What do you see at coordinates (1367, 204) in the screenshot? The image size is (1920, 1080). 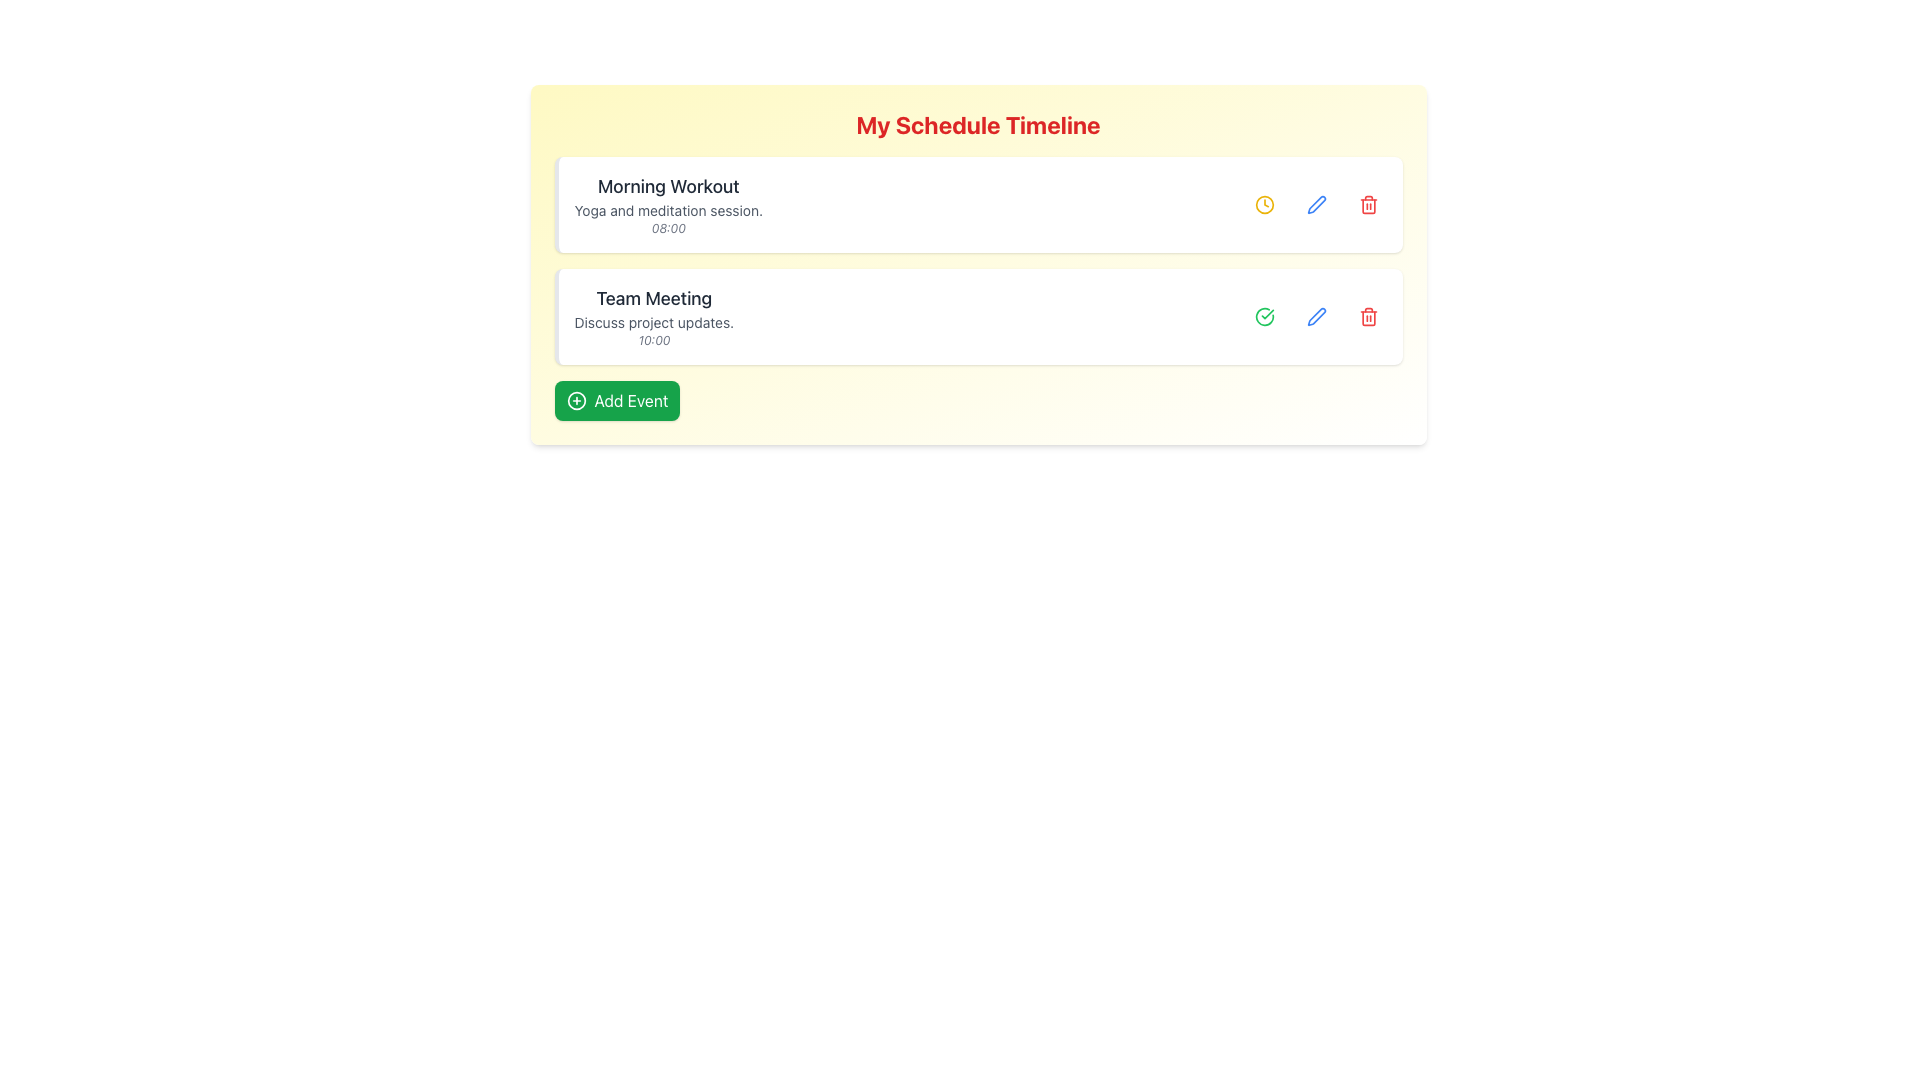 I see `the delete icon button for the 'Morning Workout' entry` at bounding box center [1367, 204].